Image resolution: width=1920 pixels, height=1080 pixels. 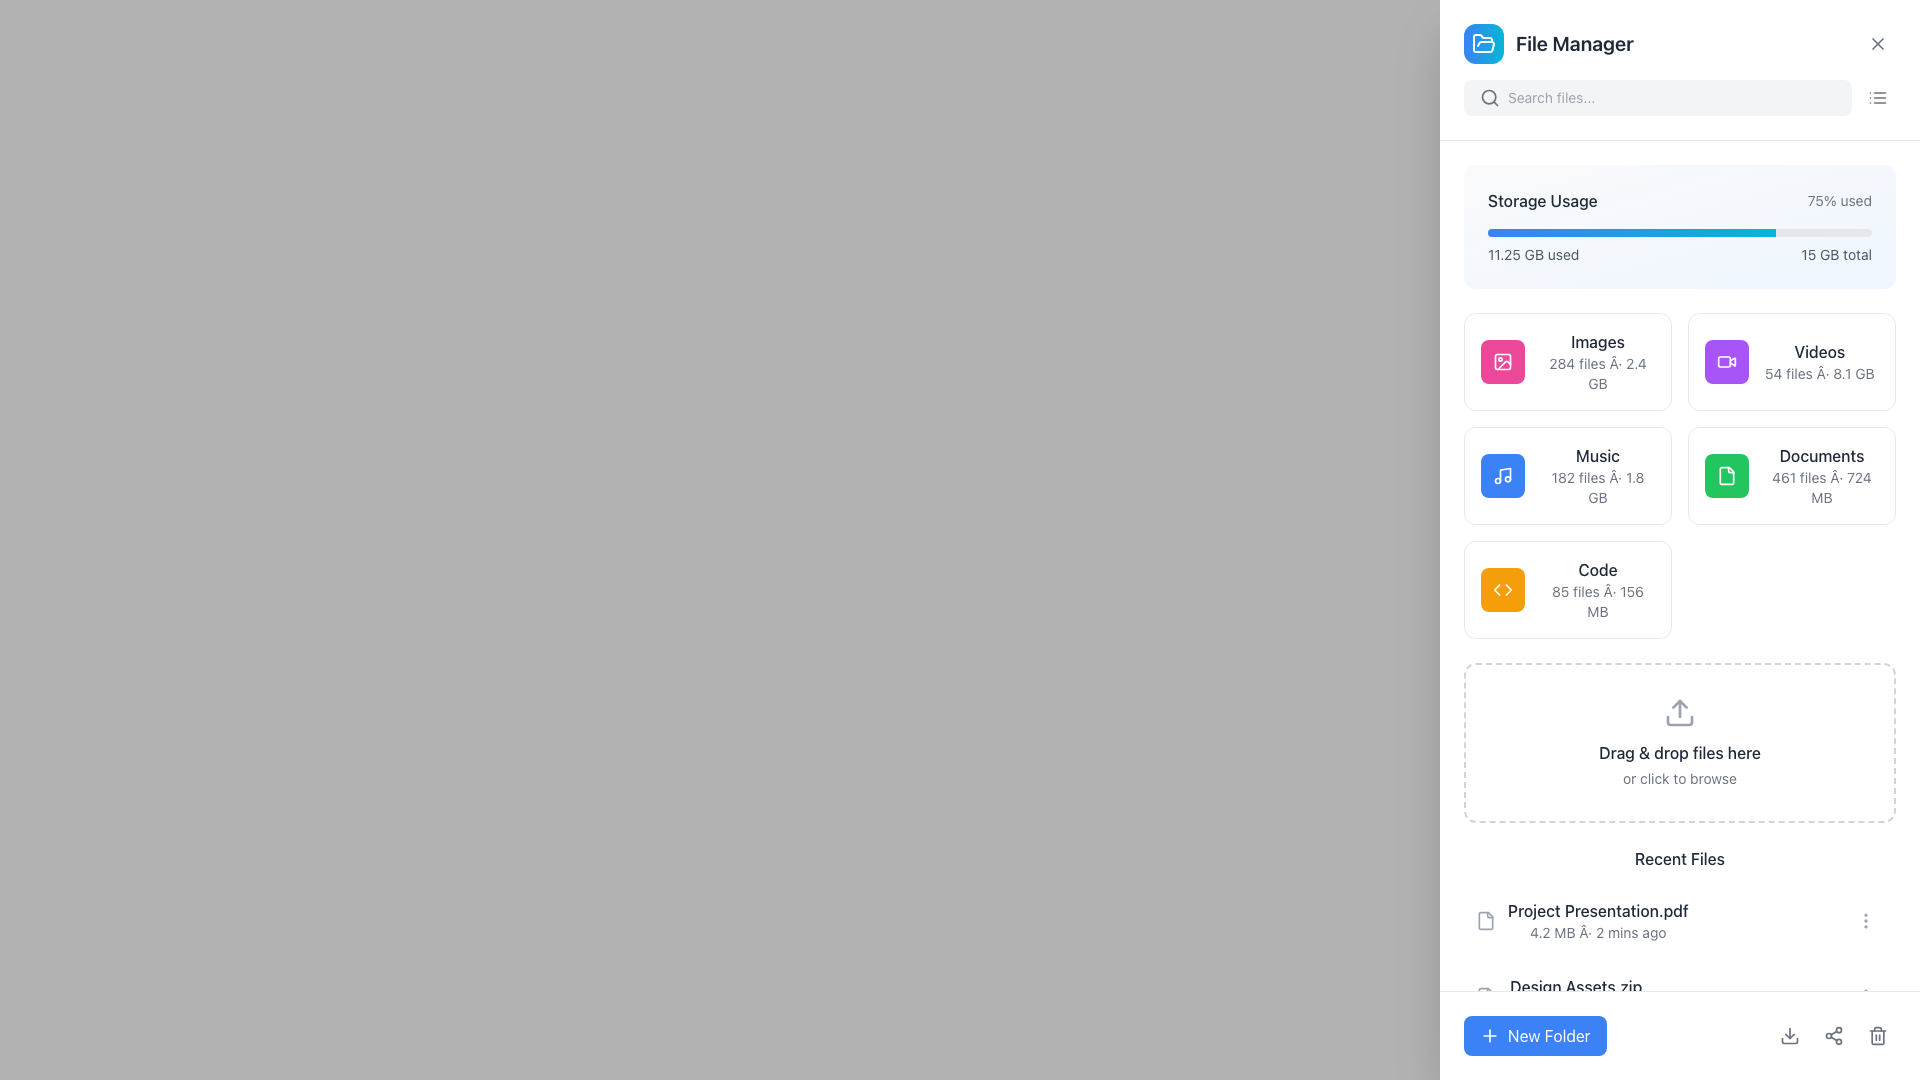 What do you see at coordinates (1597, 374) in the screenshot?
I see `information displayed in the Text label showing '284 files · 2.4 GB', which is styled in a small gray font and positioned below the 'Images' label in the top row, second column of the grid view` at bounding box center [1597, 374].